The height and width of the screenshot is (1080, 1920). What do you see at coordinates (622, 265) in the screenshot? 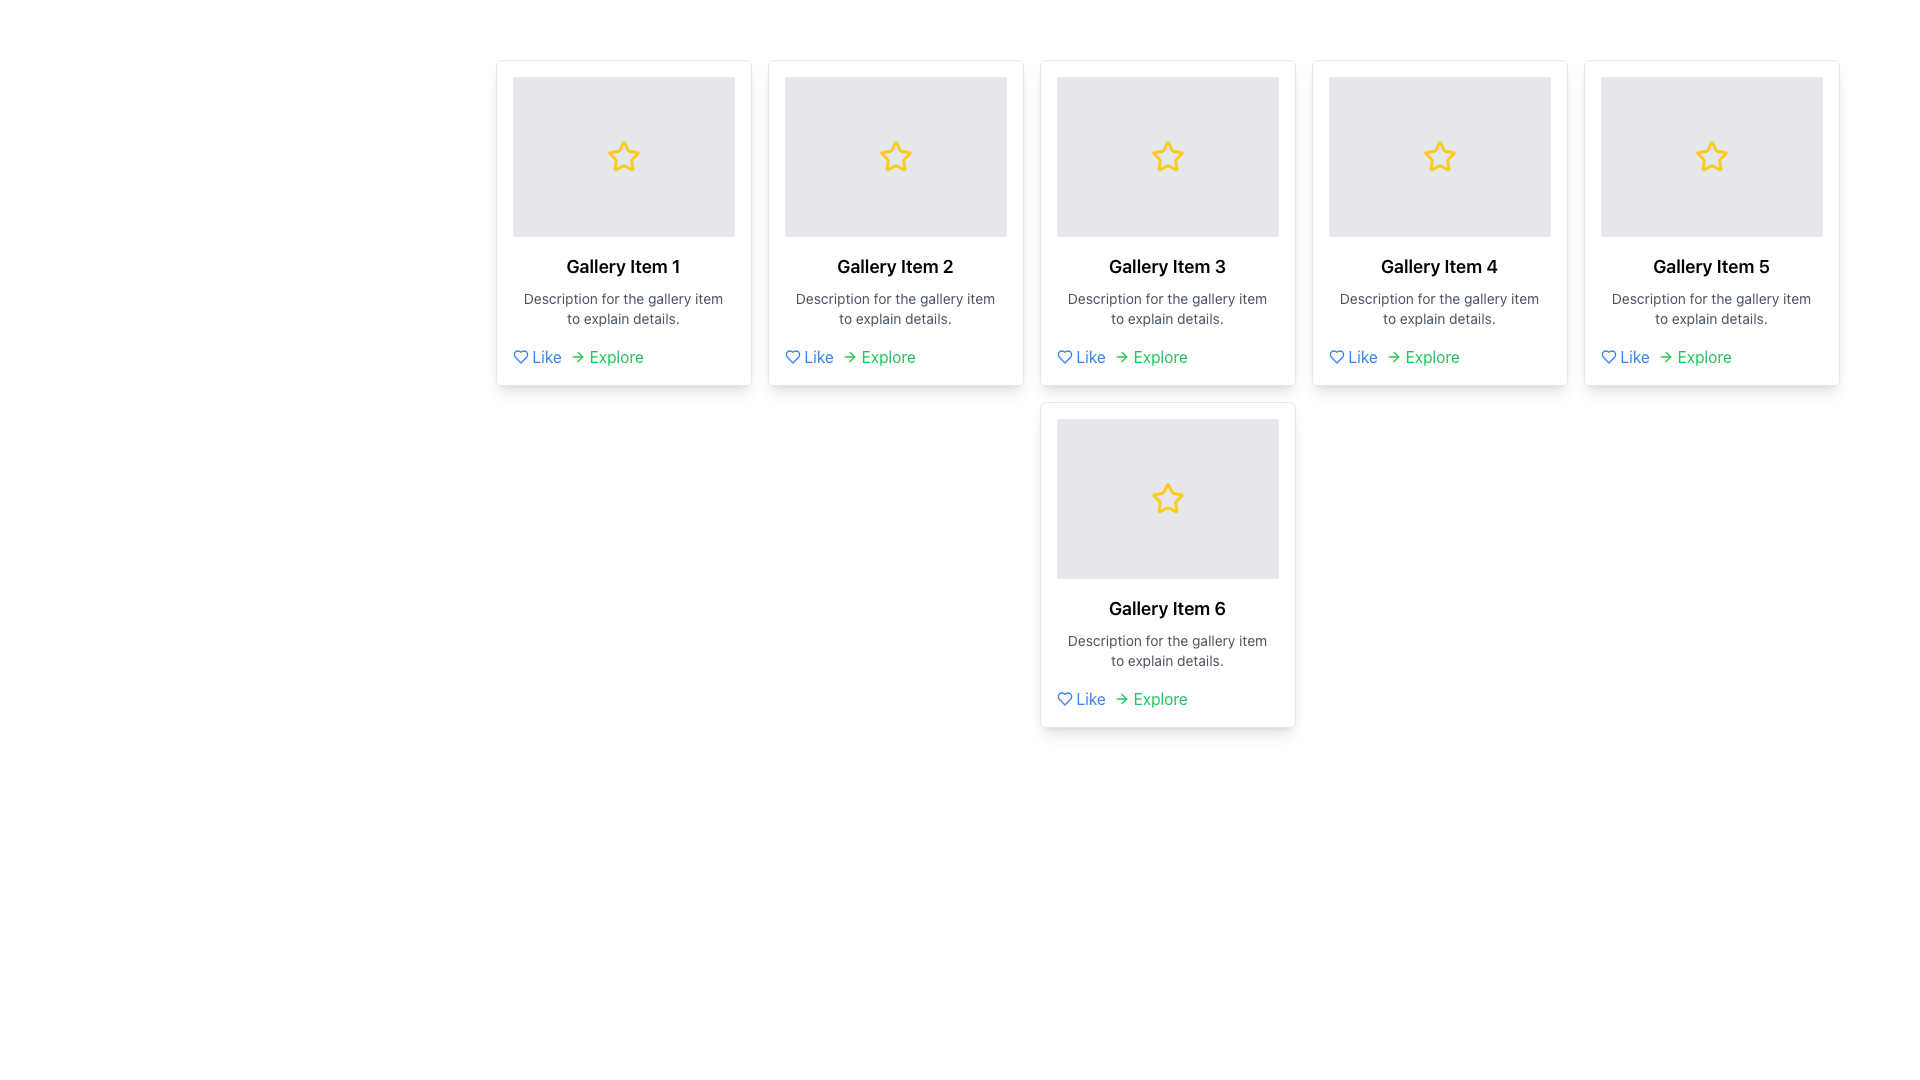
I see `the text label that serves as the title for the gallery card, located at the upper center area of the card, above the detailed description text and below the image placeholder` at bounding box center [622, 265].